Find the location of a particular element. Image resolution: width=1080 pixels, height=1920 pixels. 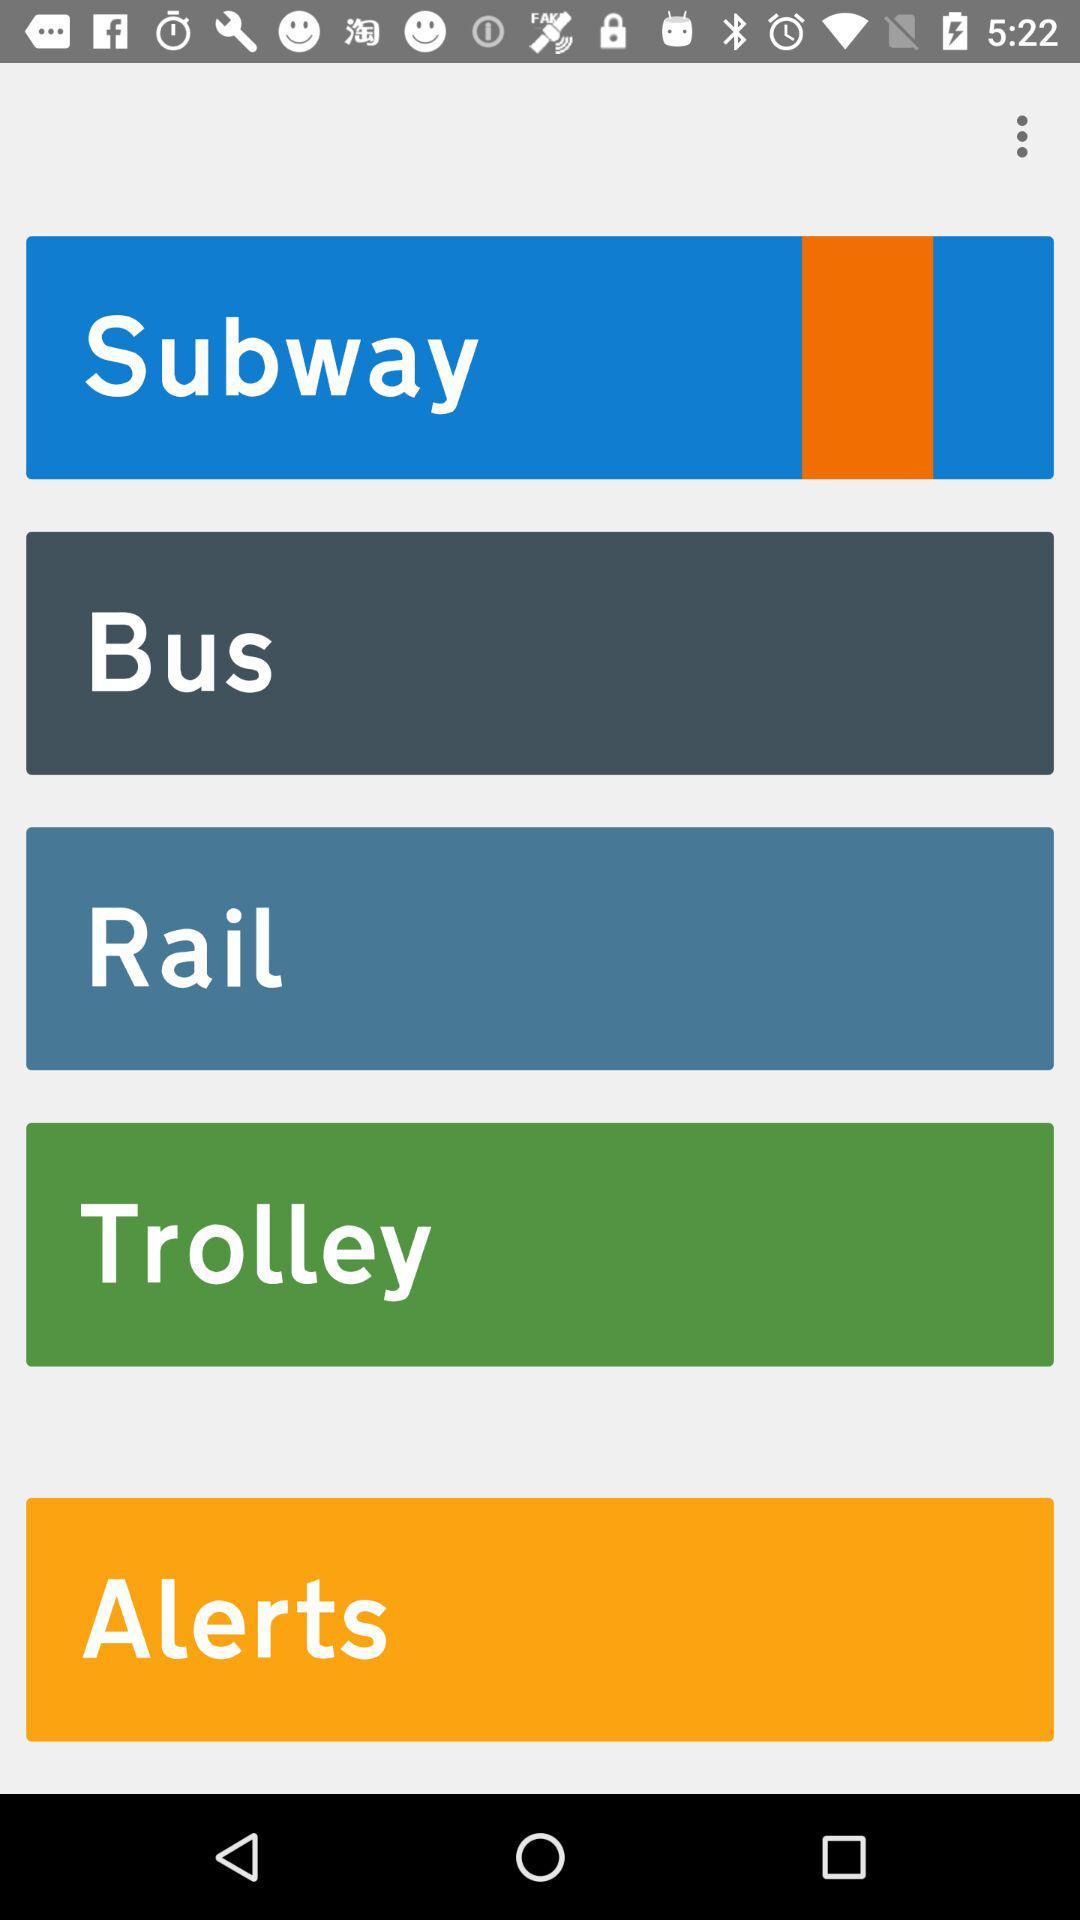

the alerts is located at coordinates (540, 1619).